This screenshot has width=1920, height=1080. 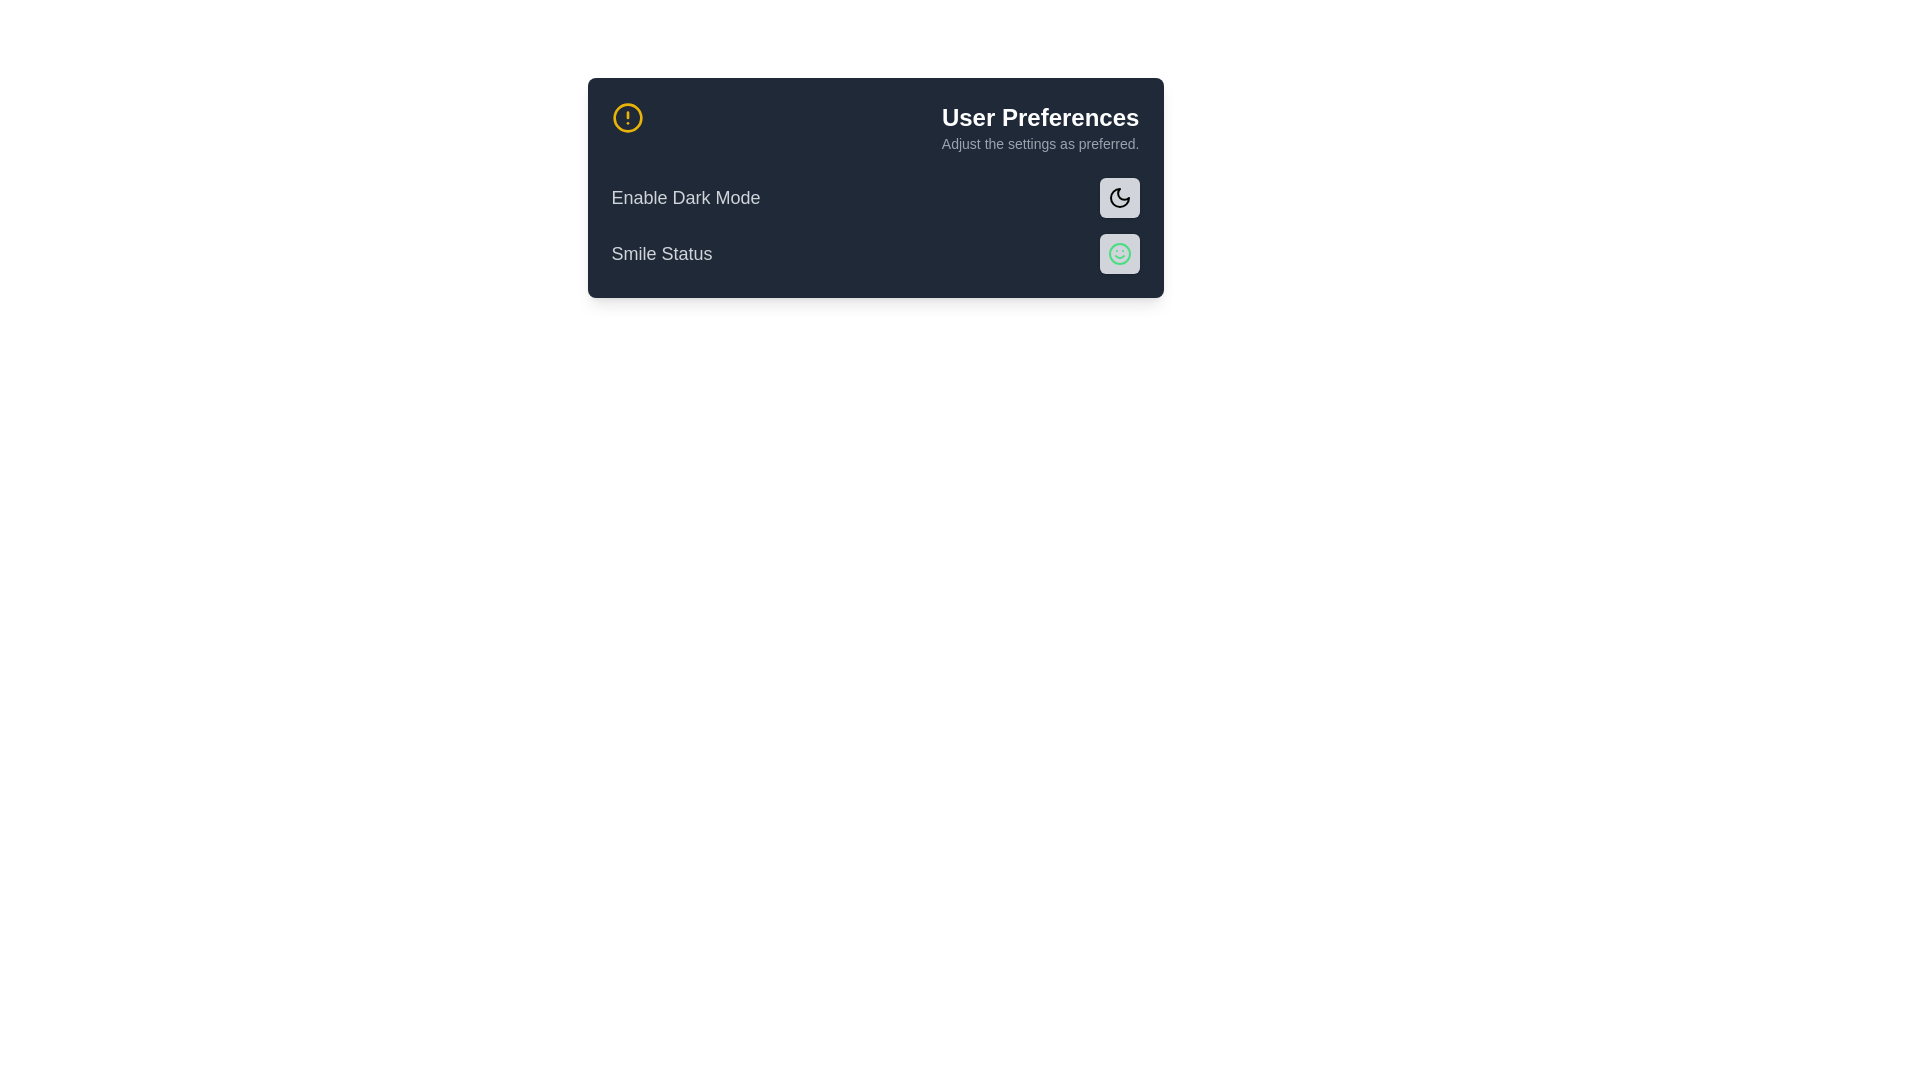 What do you see at coordinates (1118, 253) in the screenshot?
I see `the green circular outline of the smiley face icon, which is centrally positioned and adjacent to the 'Smile Status' label` at bounding box center [1118, 253].